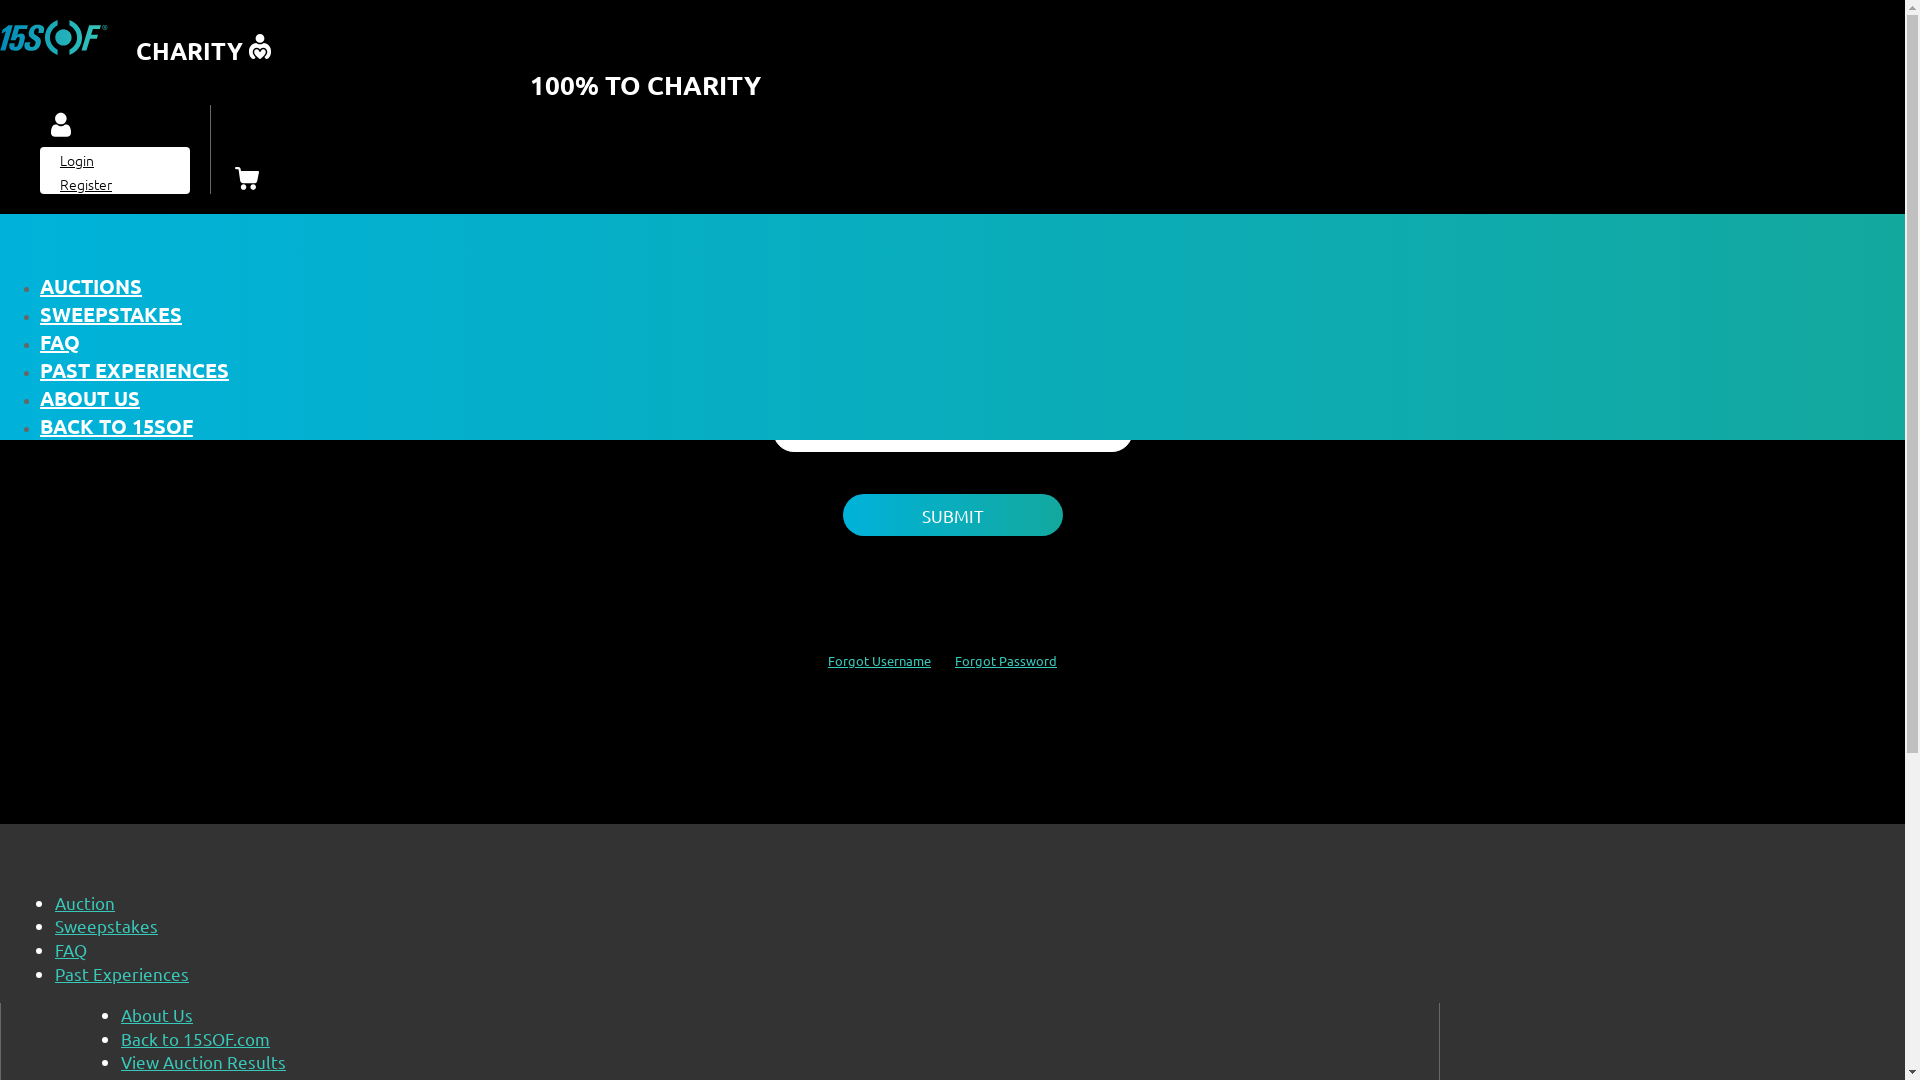 The width and height of the screenshot is (1920, 1080). What do you see at coordinates (85, 184) in the screenshot?
I see `'Register'` at bounding box center [85, 184].